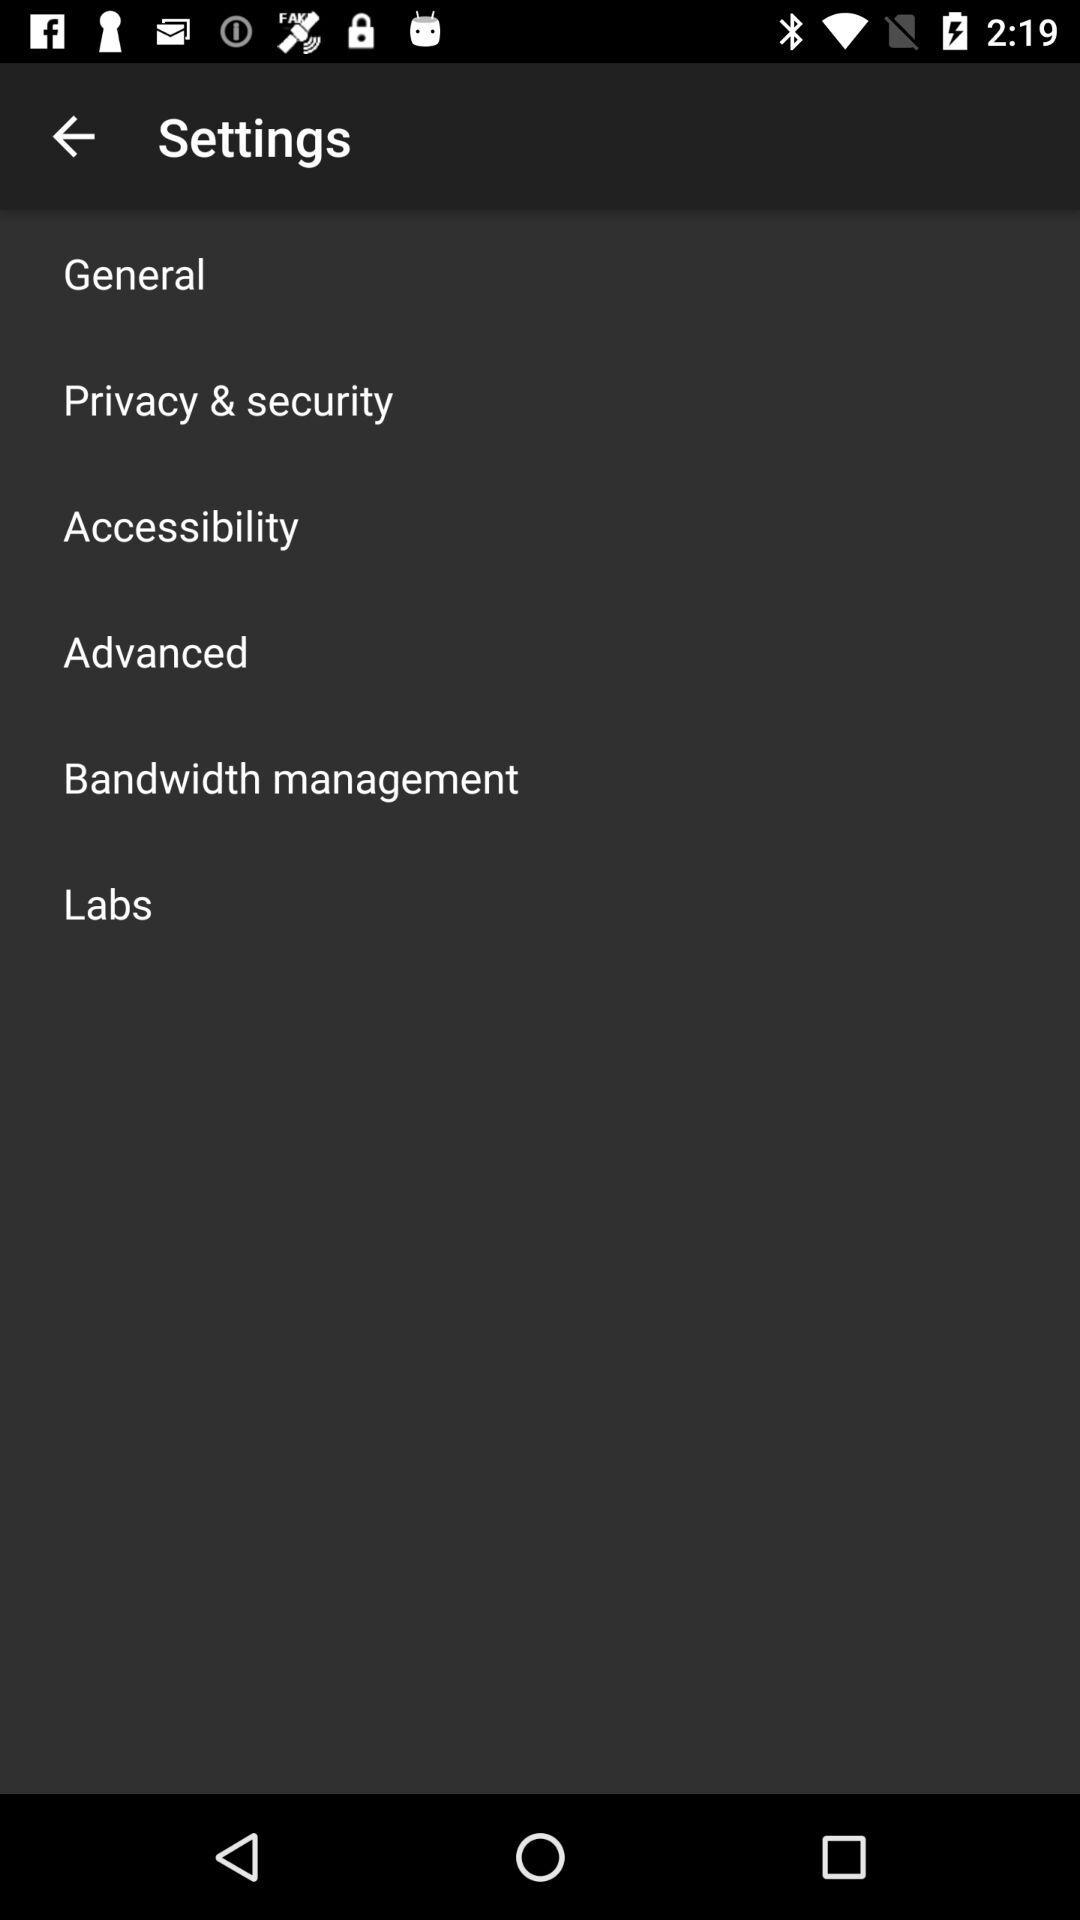 The image size is (1080, 1920). I want to click on the icon below the general, so click(227, 398).